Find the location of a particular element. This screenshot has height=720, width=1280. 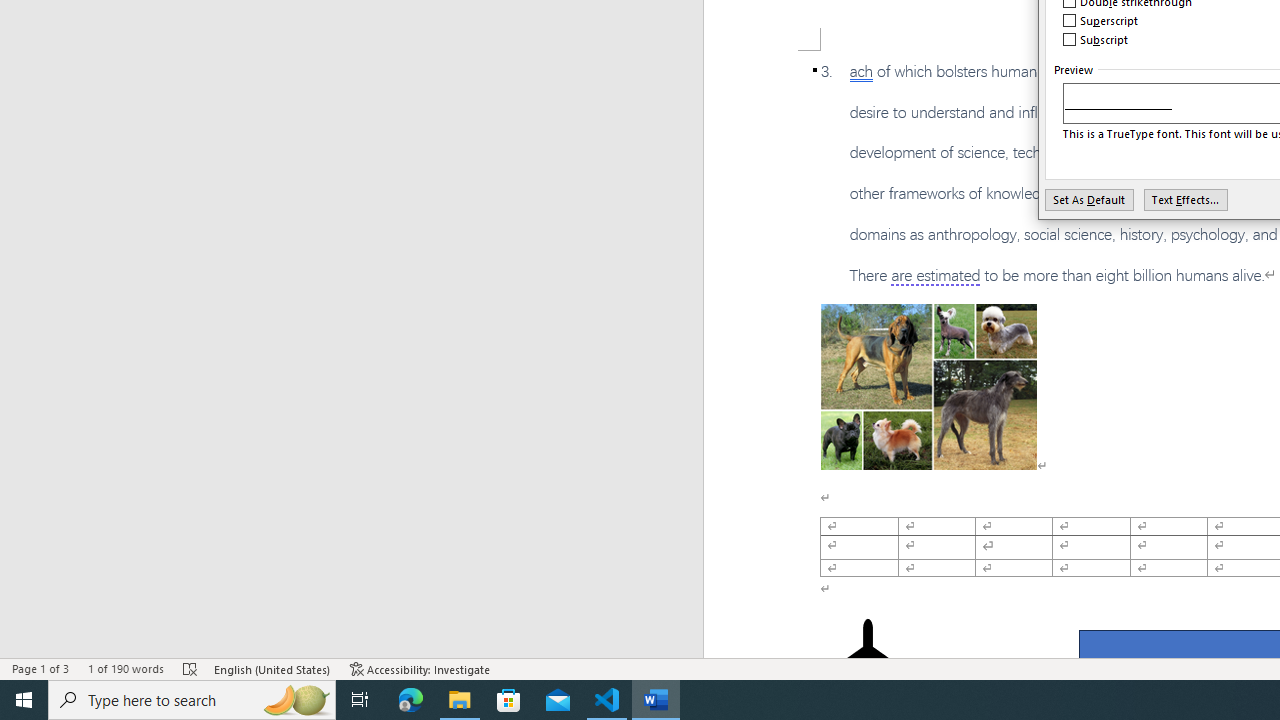

'Morphological variation in six dogs' is located at coordinates (927, 387).